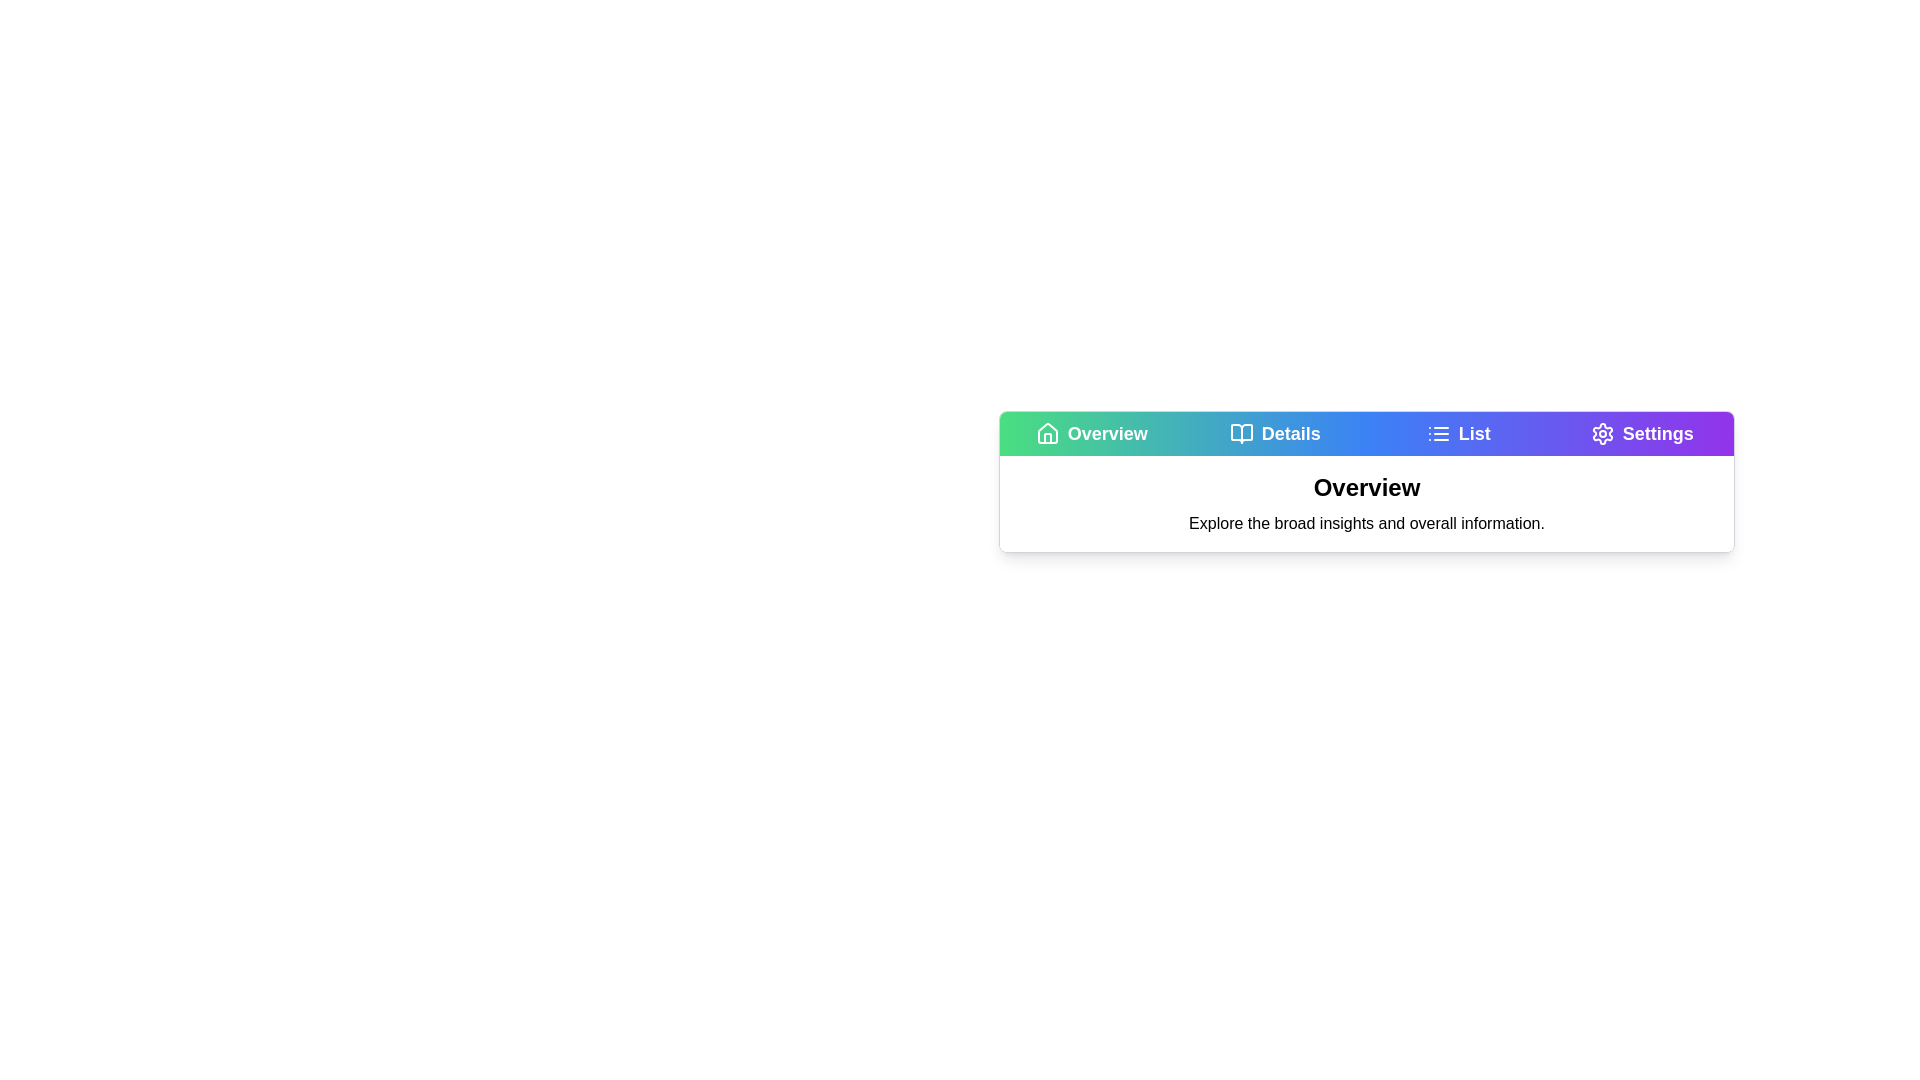 The width and height of the screenshot is (1920, 1080). Describe the element at coordinates (1240, 433) in the screenshot. I see `the 'Details' icon in the navigation bar` at that location.